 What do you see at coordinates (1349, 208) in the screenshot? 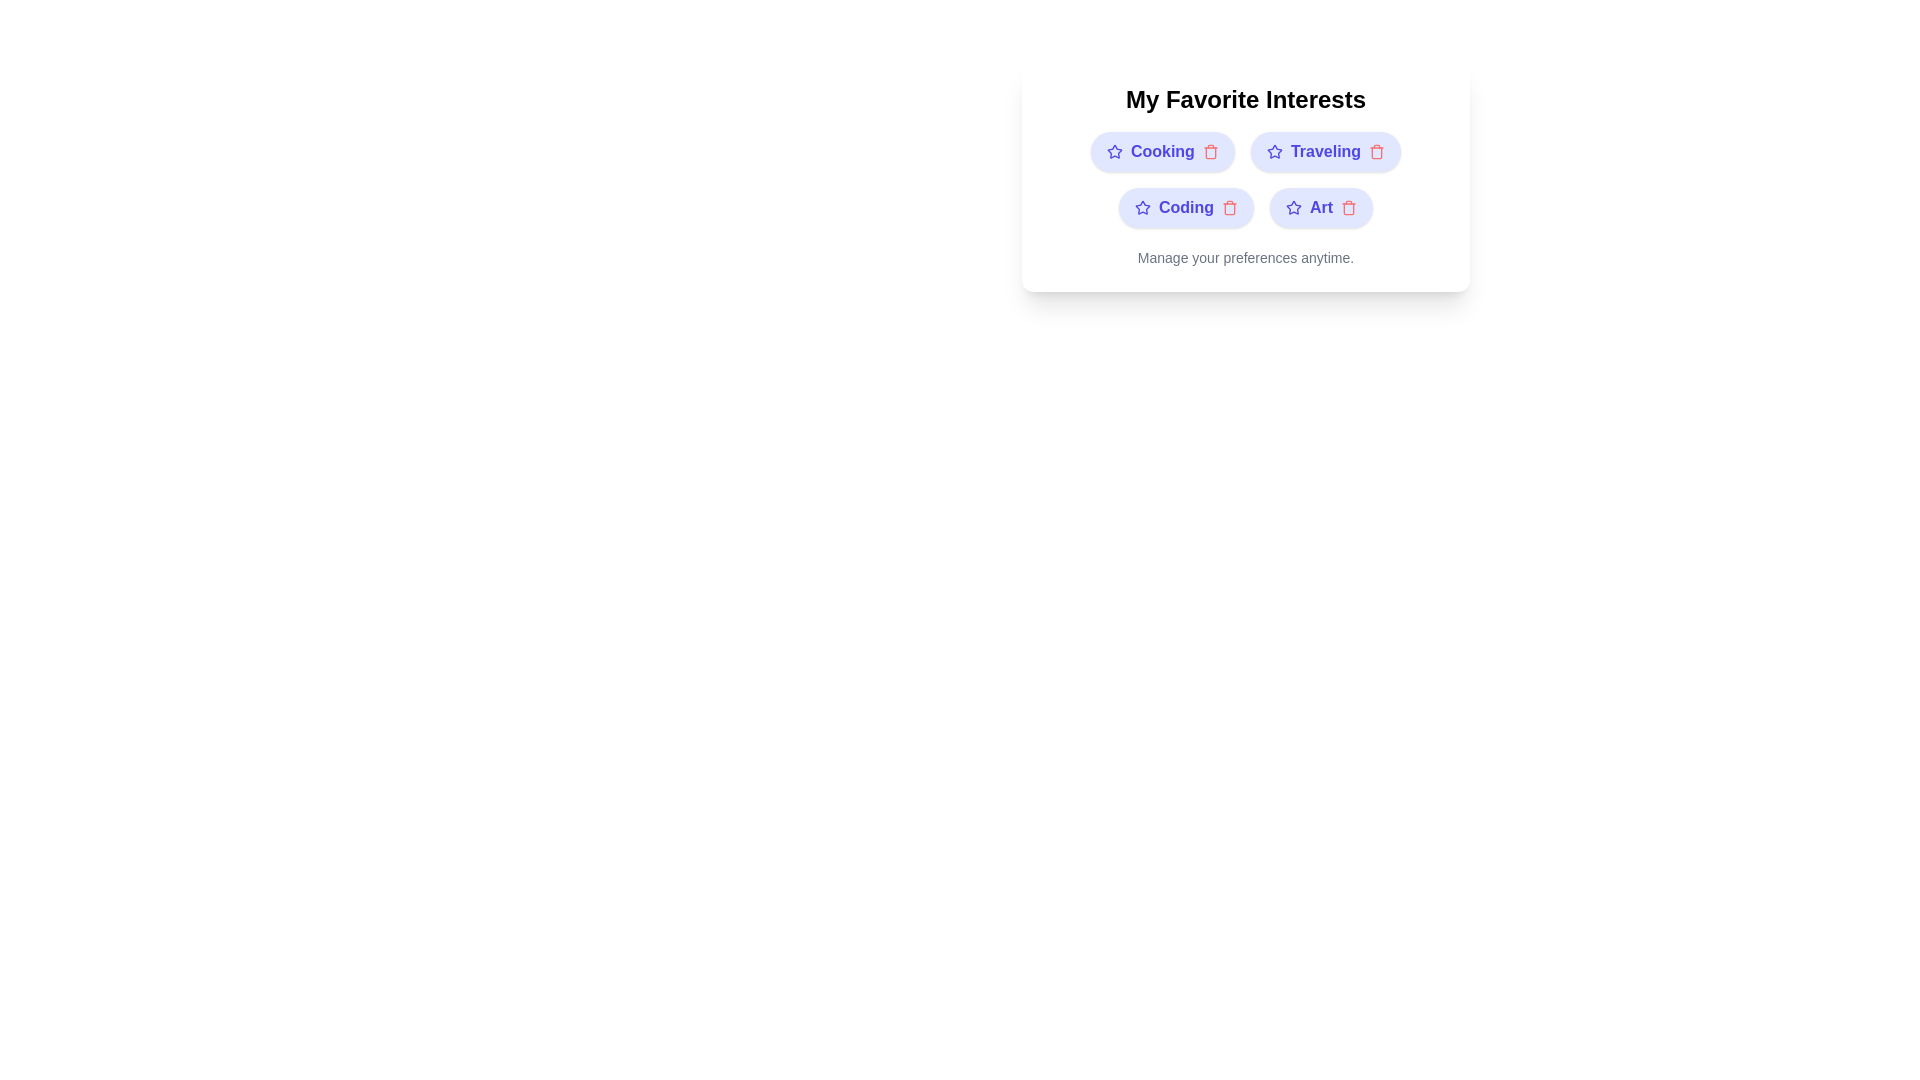
I see `delete button next to the interest Art to remove it` at bounding box center [1349, 208].